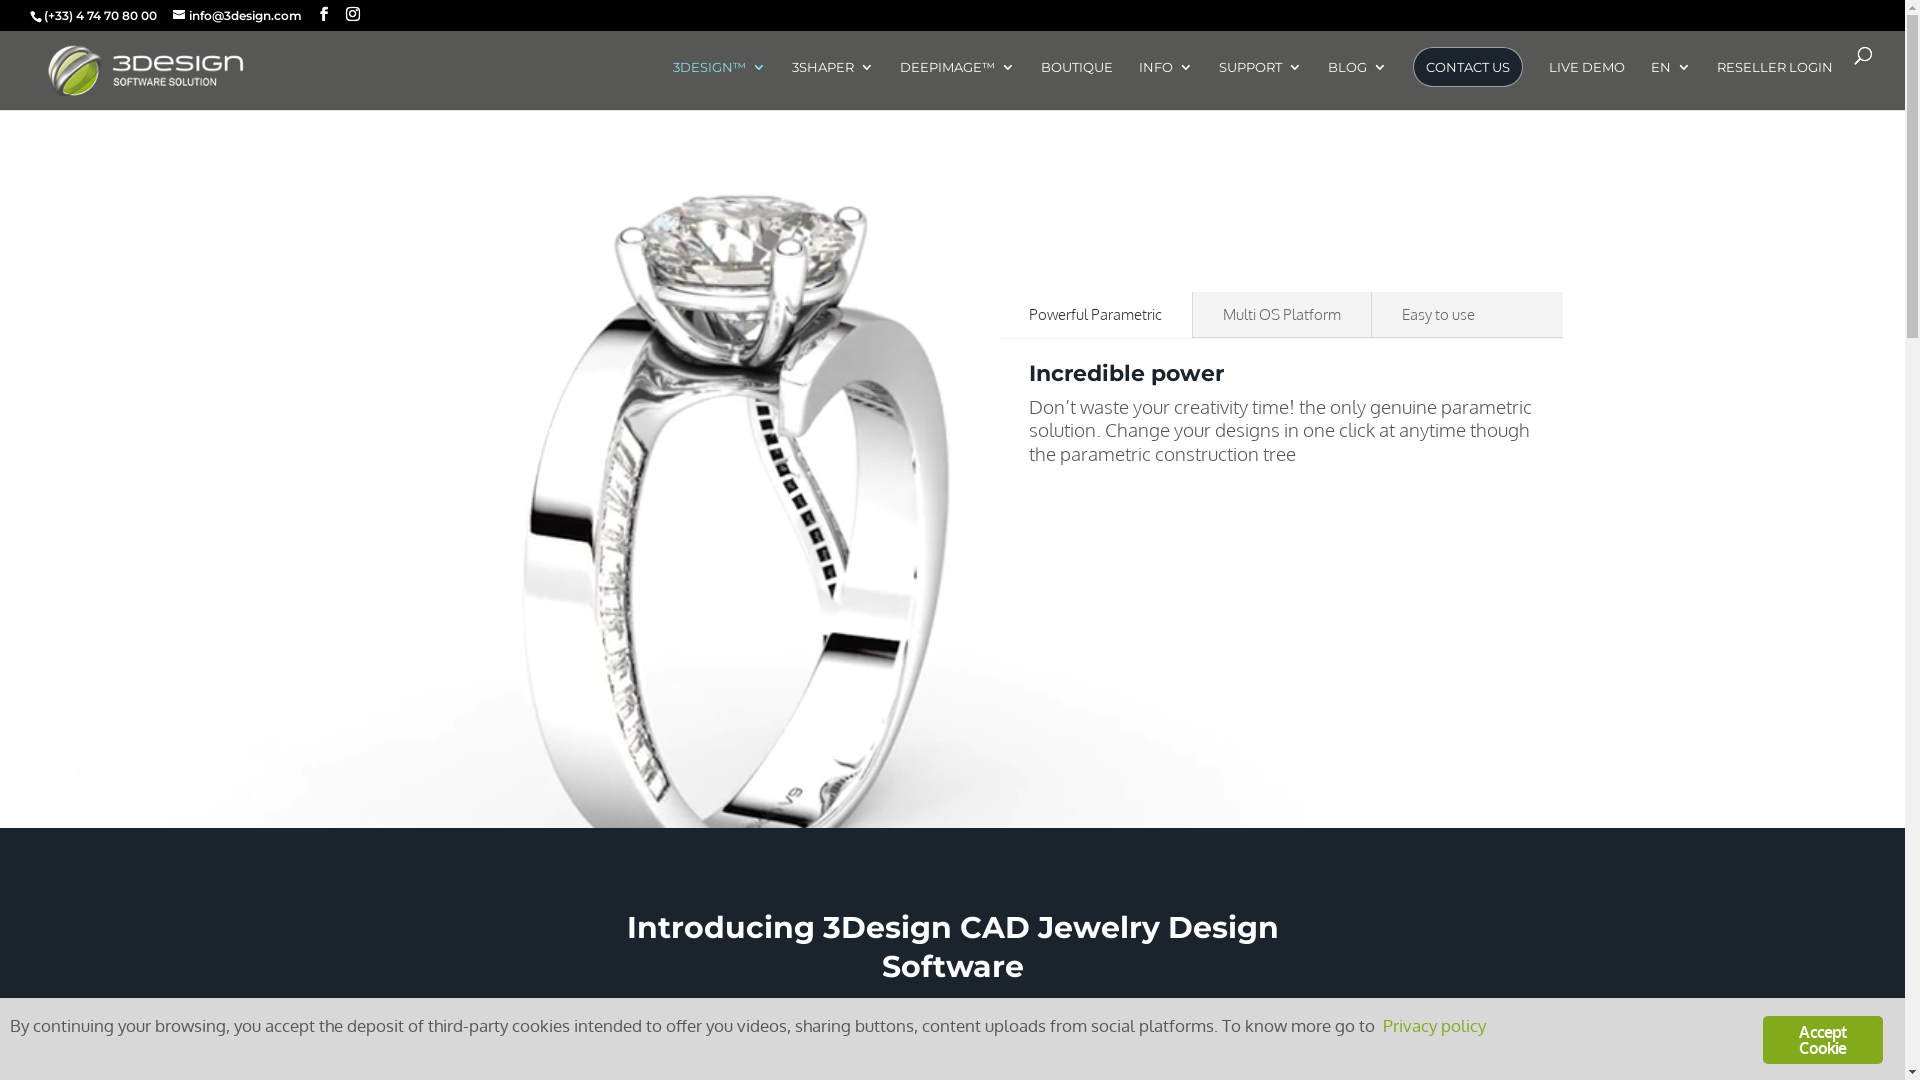 Image resolution: width=1920 pixels, height=1080 pixels. What do you see at coordinates (1433, 1024) in the screenshot?
I see `'Privacy policy'` at bounding box center [1433, 1024].